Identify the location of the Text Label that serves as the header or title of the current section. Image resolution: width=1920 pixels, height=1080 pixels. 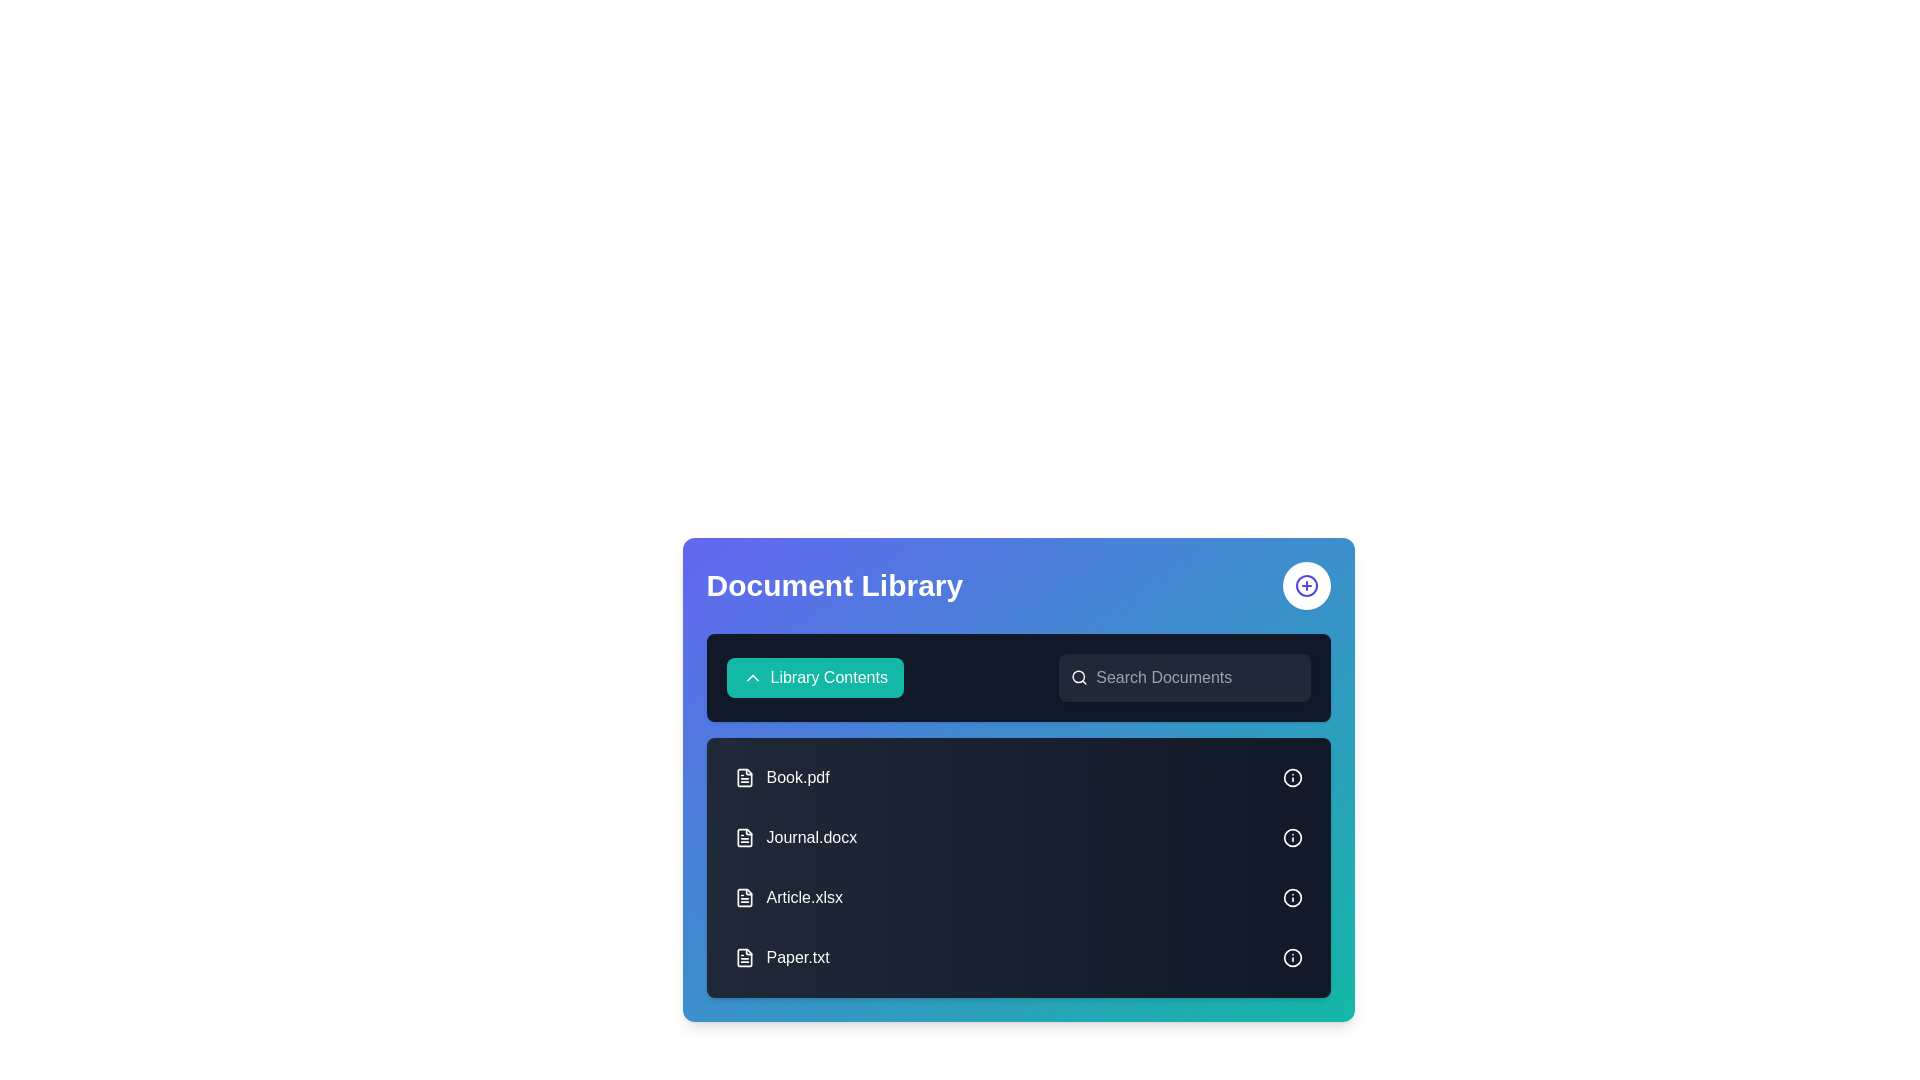
(834, 585).